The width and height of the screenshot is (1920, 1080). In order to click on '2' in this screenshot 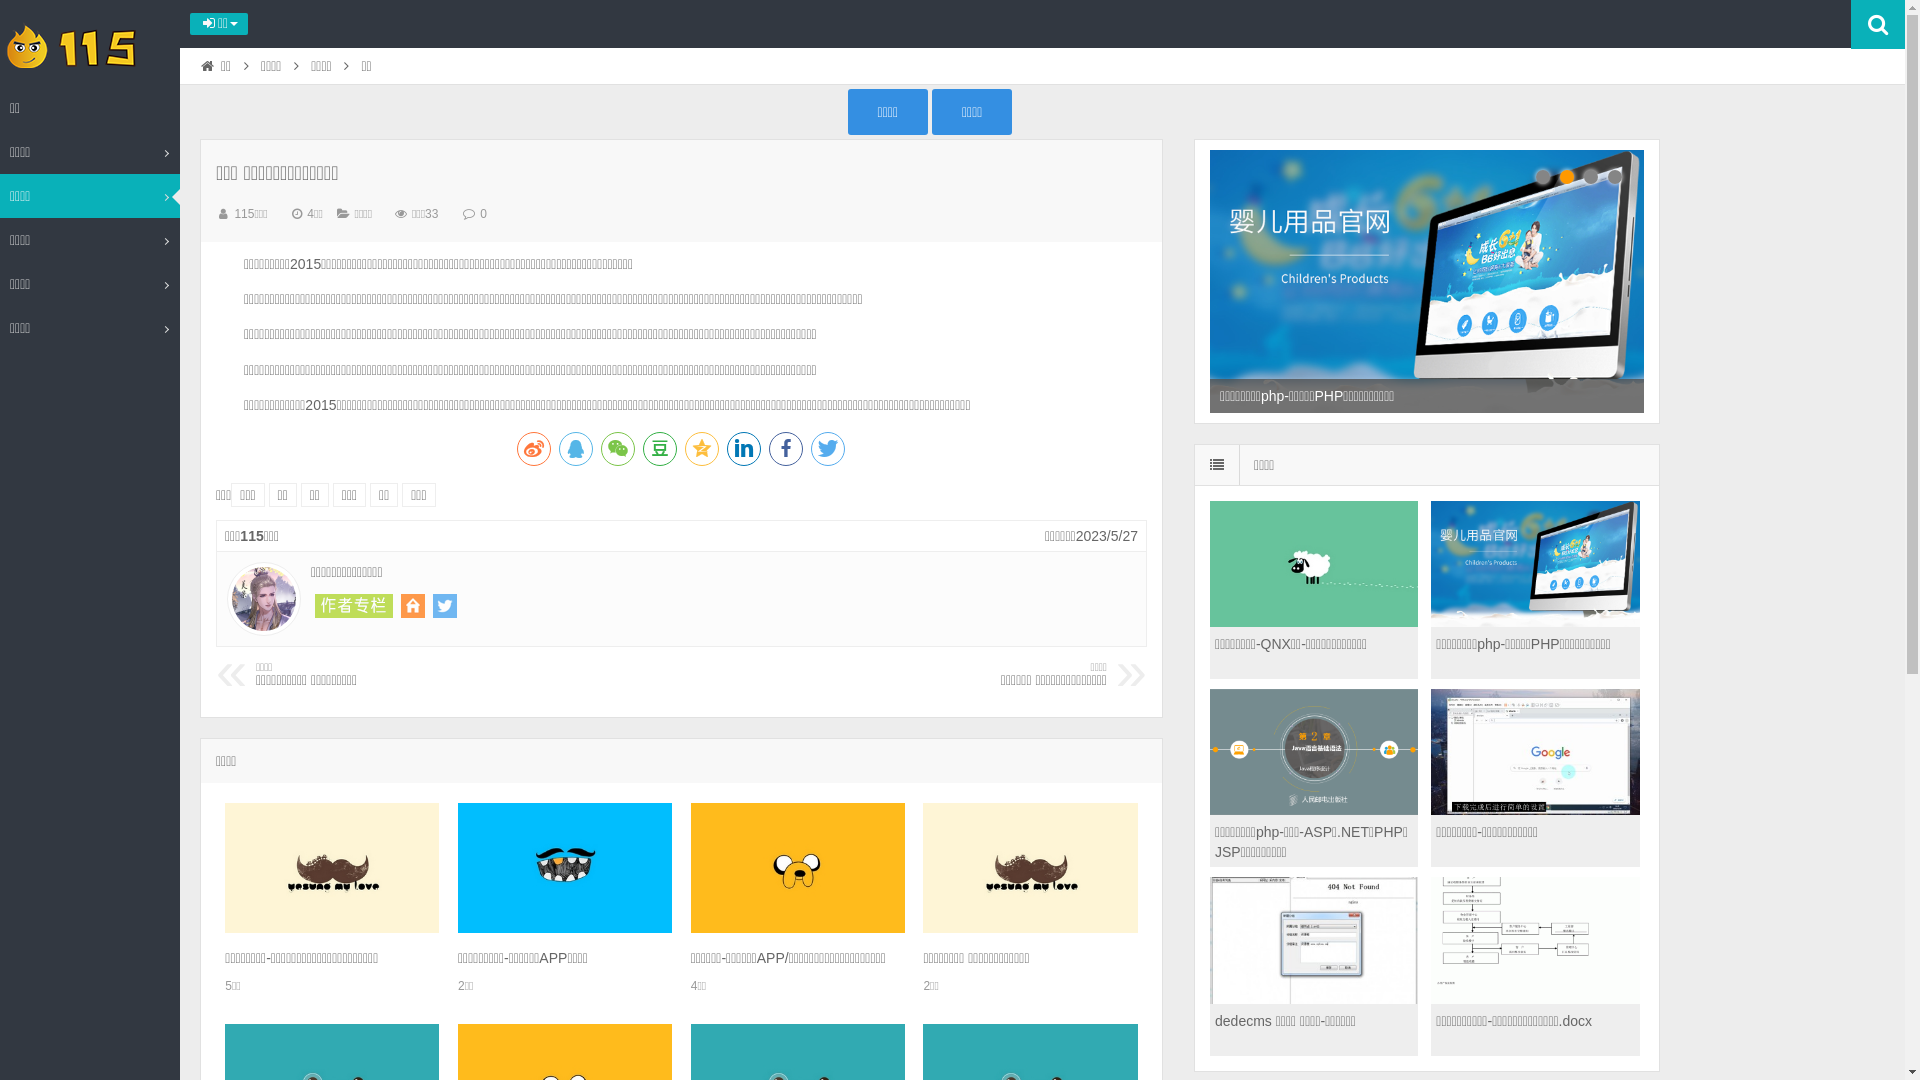, I will do `click(1565, 176)`.